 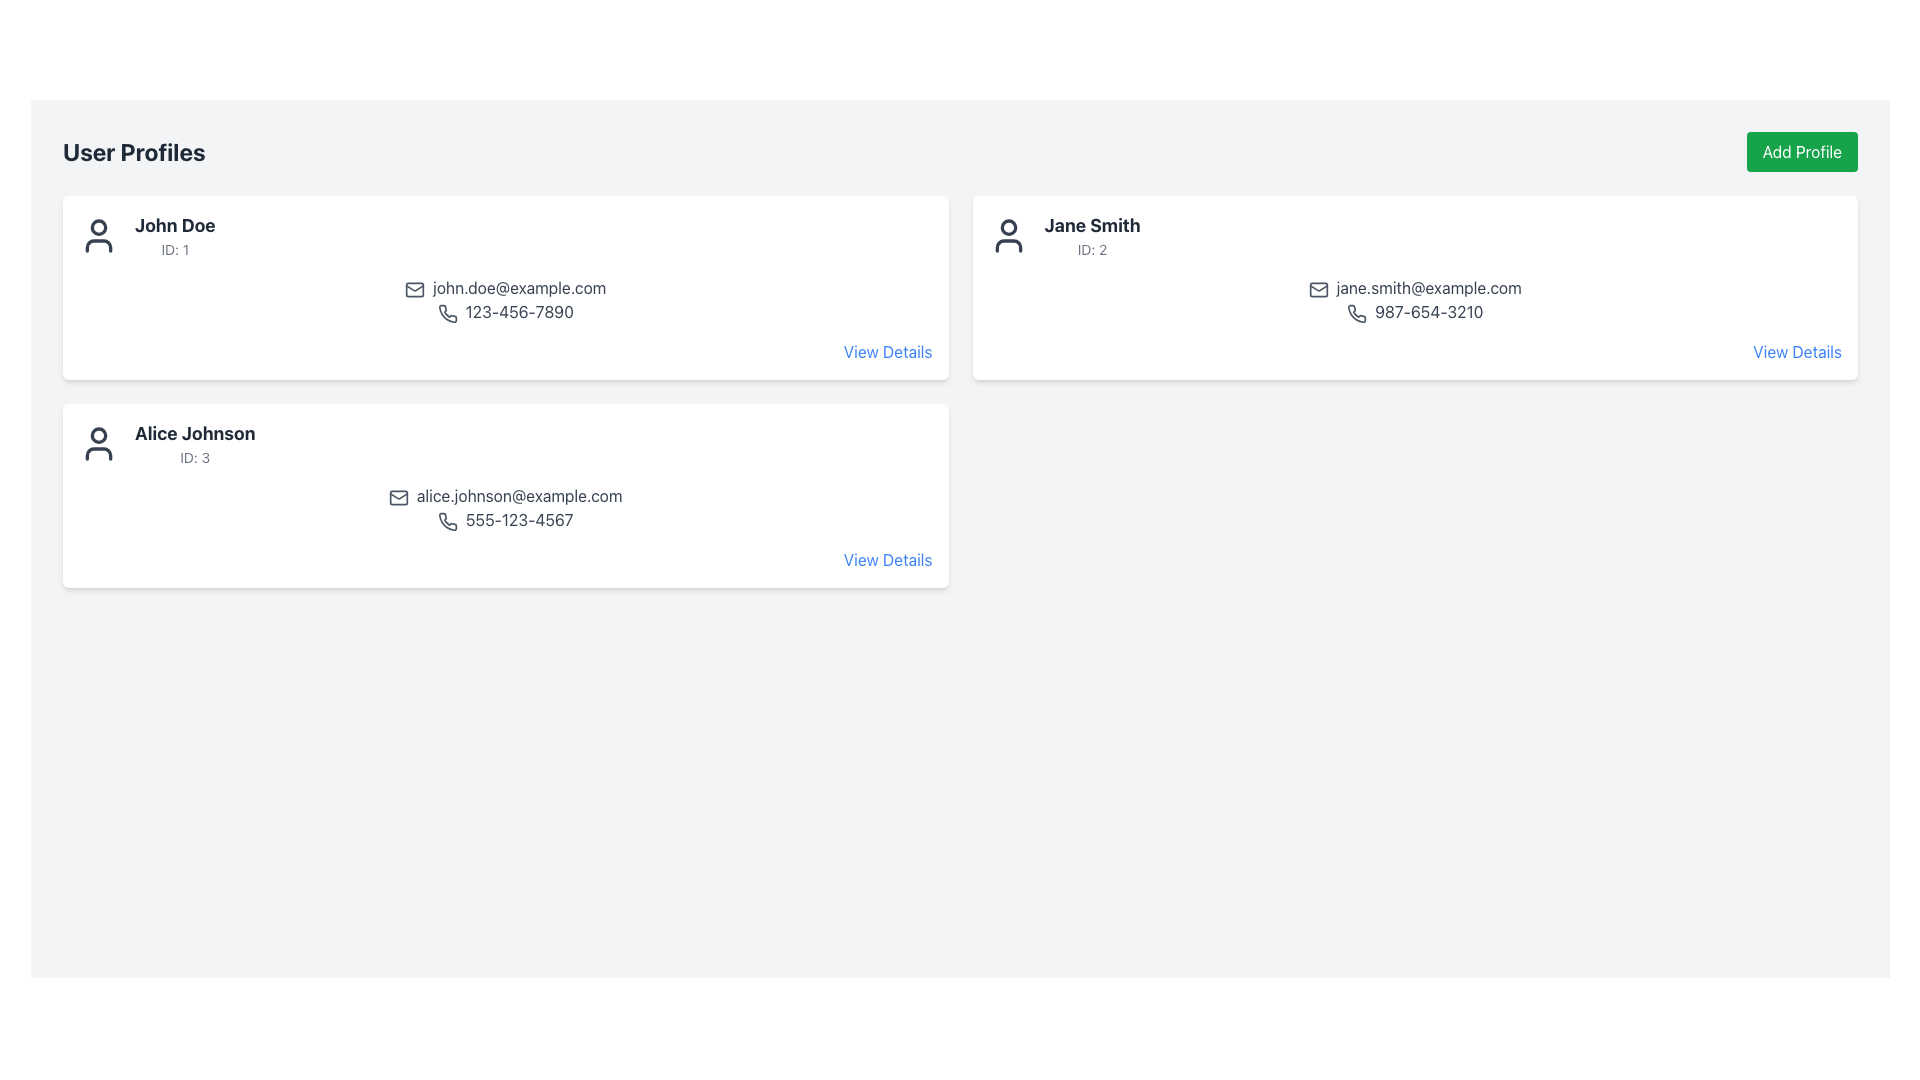 I want to click on the small gray phone icon located within Jane Smith's user card, positioned to the left of the phone number '987-654-3210', so click(x=1357, y=313).